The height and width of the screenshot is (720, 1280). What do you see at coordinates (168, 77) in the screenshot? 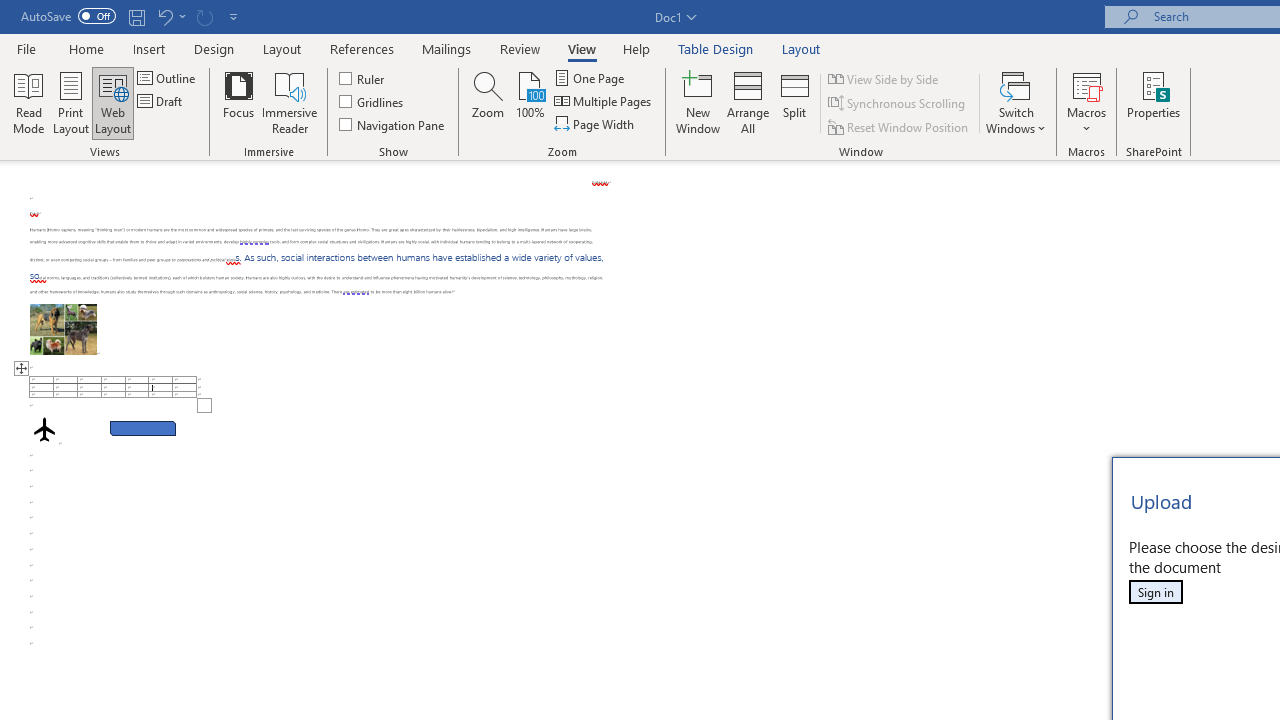
I see `'Outline'` at bounding box center [168, 77].